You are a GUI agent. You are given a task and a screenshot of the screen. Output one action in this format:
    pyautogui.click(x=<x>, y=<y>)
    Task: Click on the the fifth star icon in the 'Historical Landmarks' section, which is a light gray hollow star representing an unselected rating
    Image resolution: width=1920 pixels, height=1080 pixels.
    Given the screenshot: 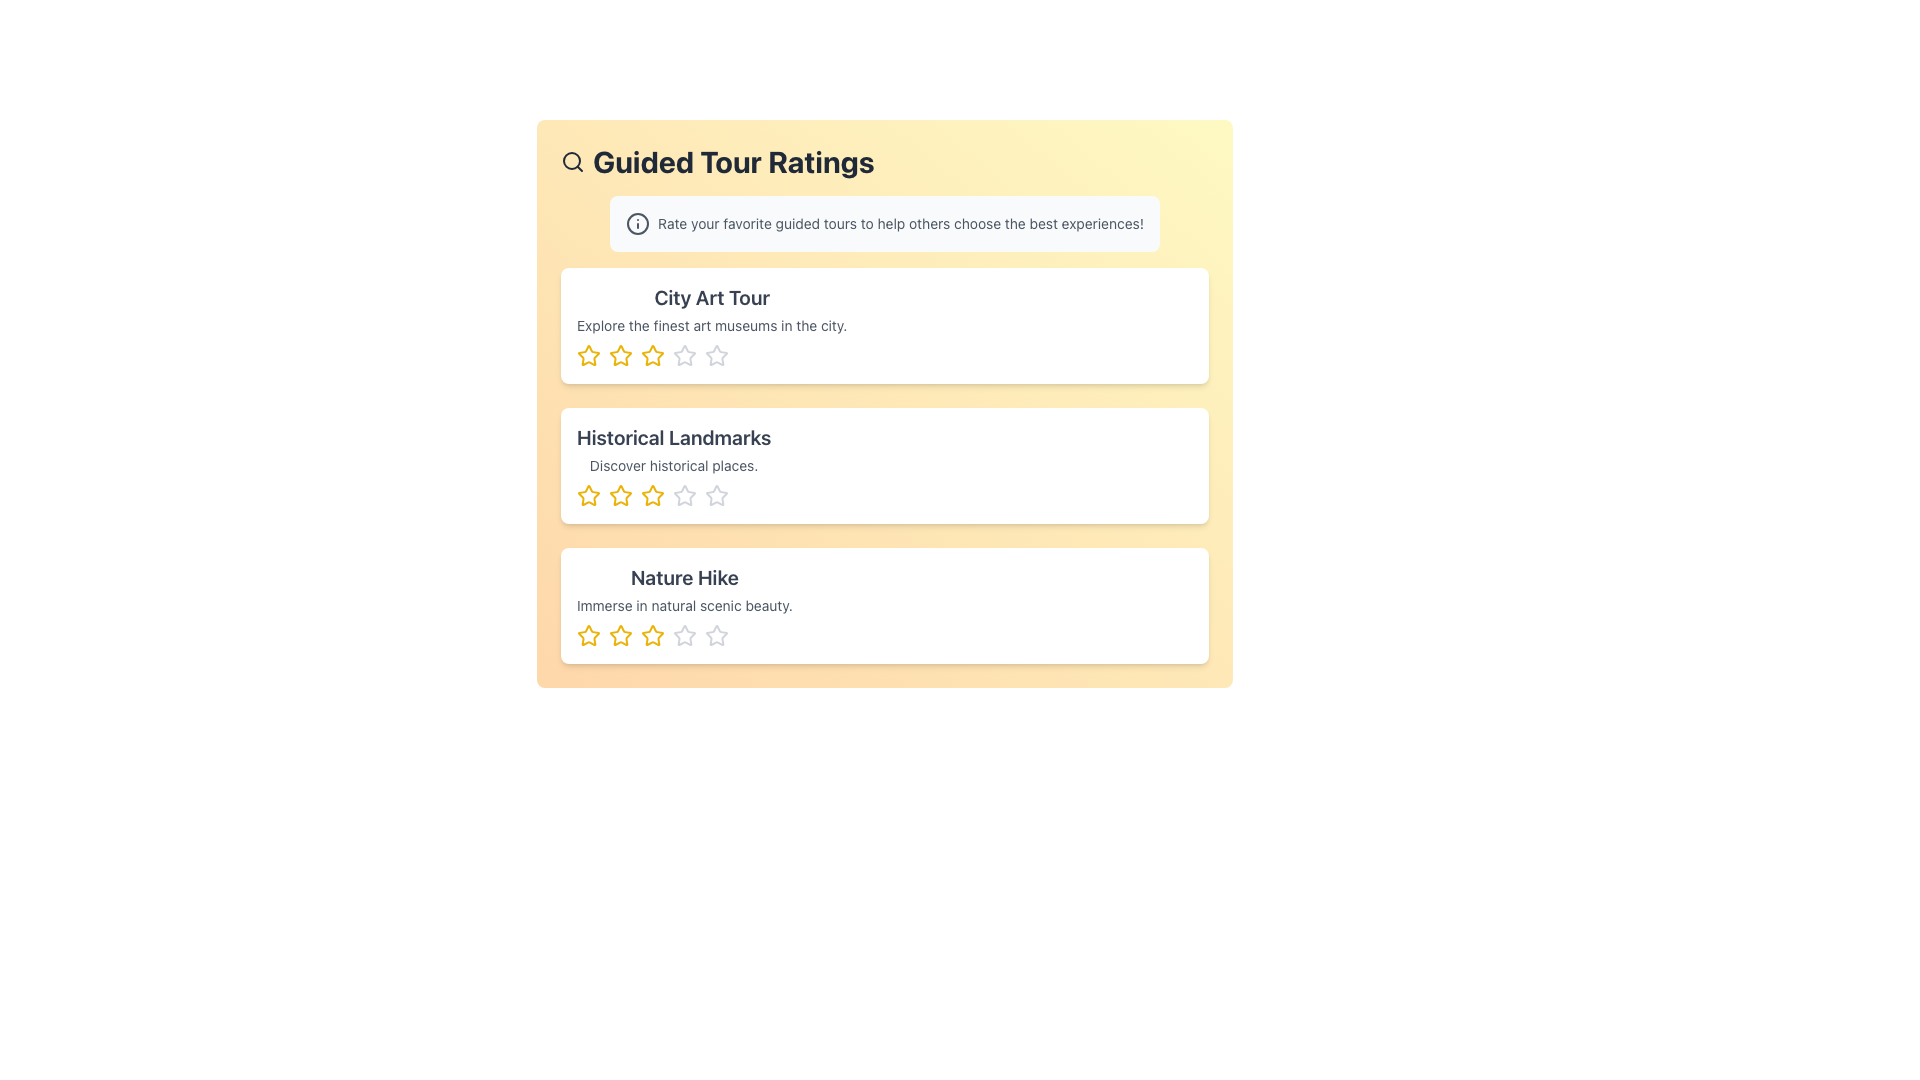 What is the action you would take?
    pyautogui.click(x=685, y=495)
    